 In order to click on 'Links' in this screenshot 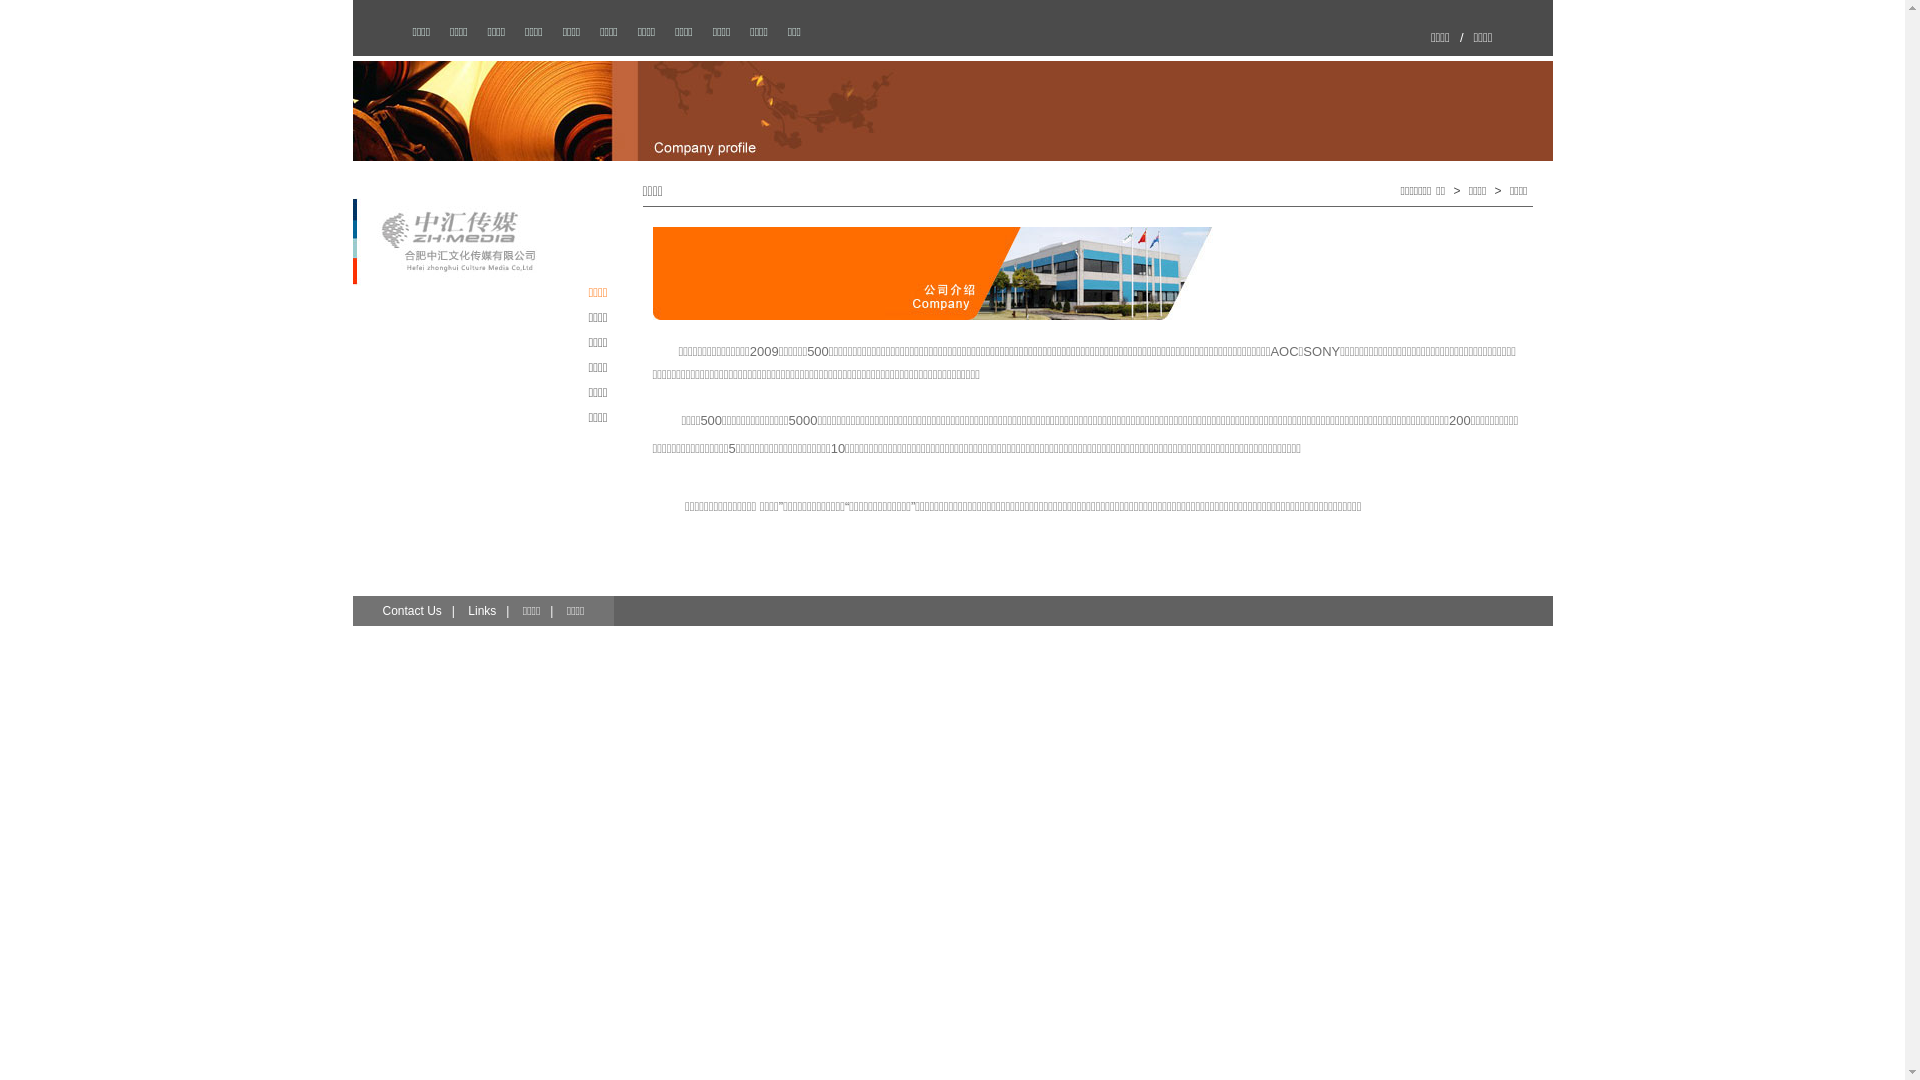, I will do `click(481, 609)`.